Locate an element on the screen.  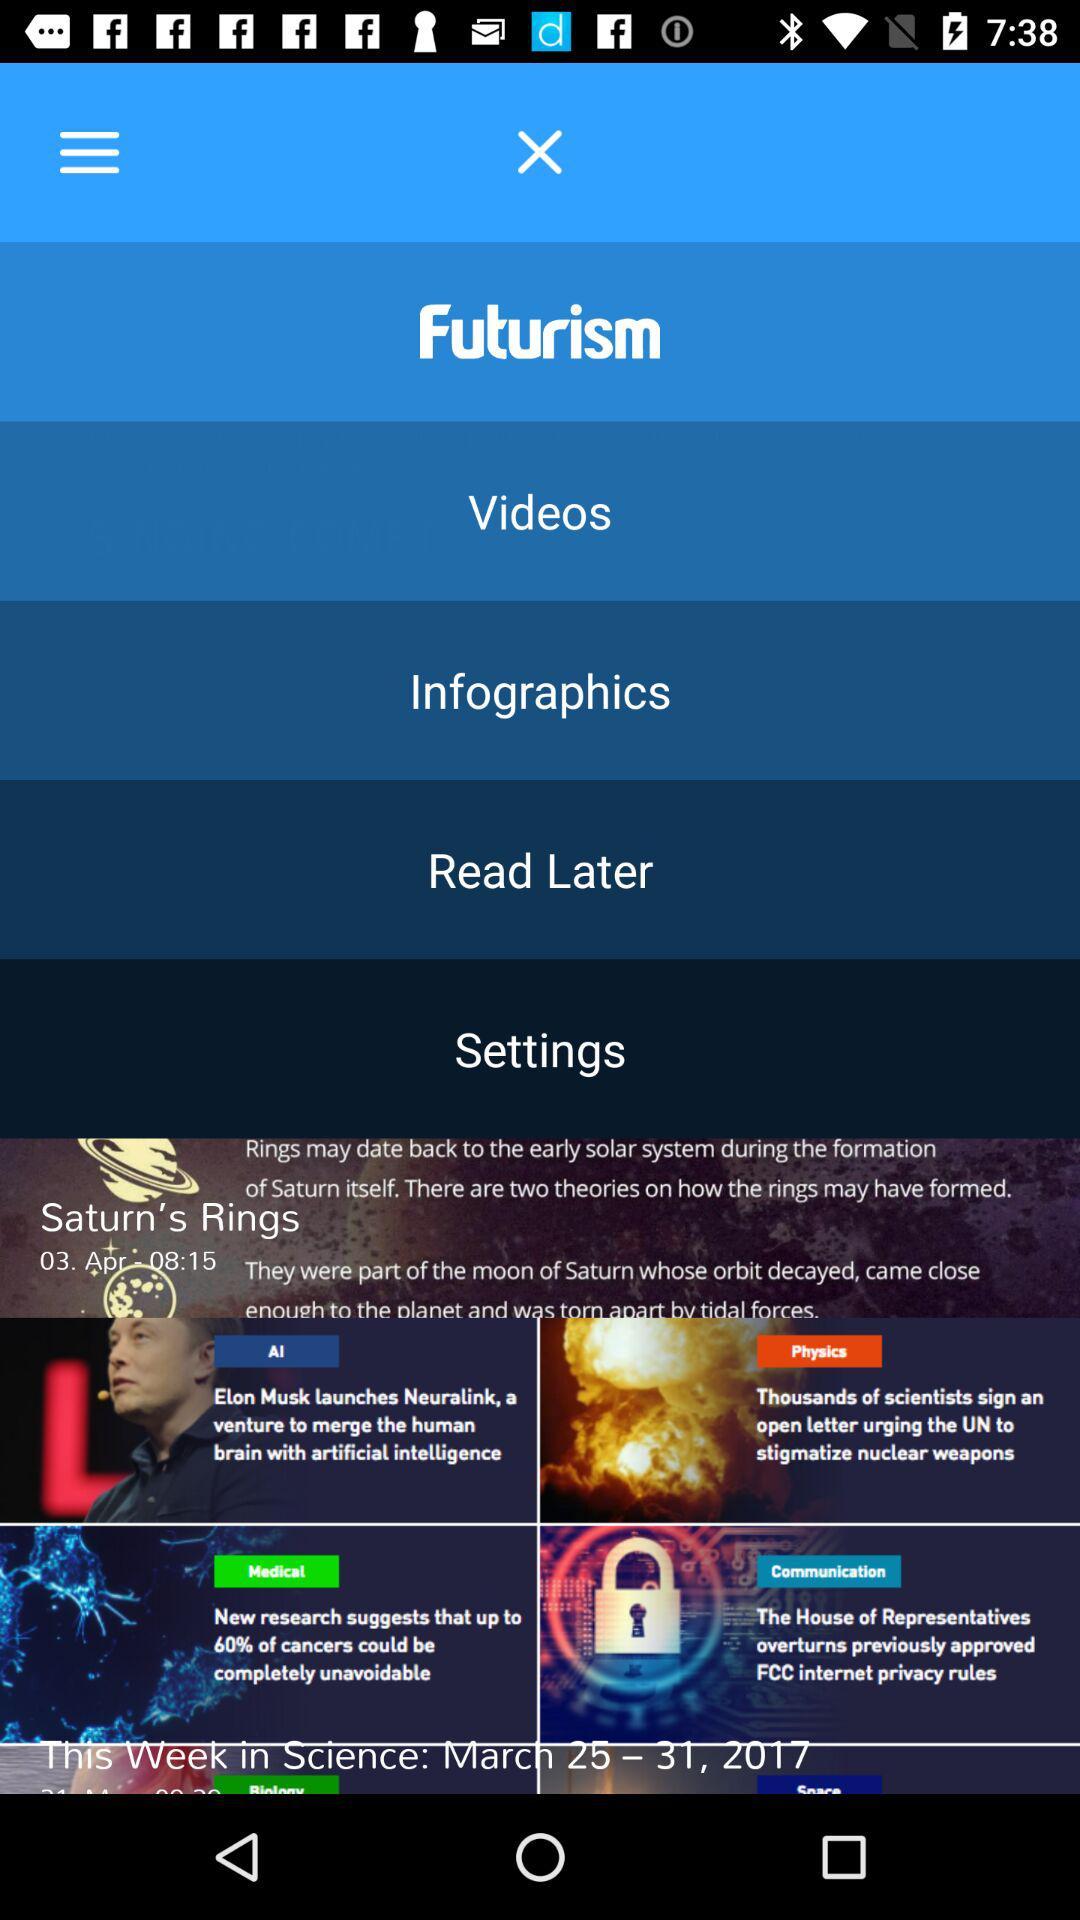
the close icon is located at coordinates (540, 151).